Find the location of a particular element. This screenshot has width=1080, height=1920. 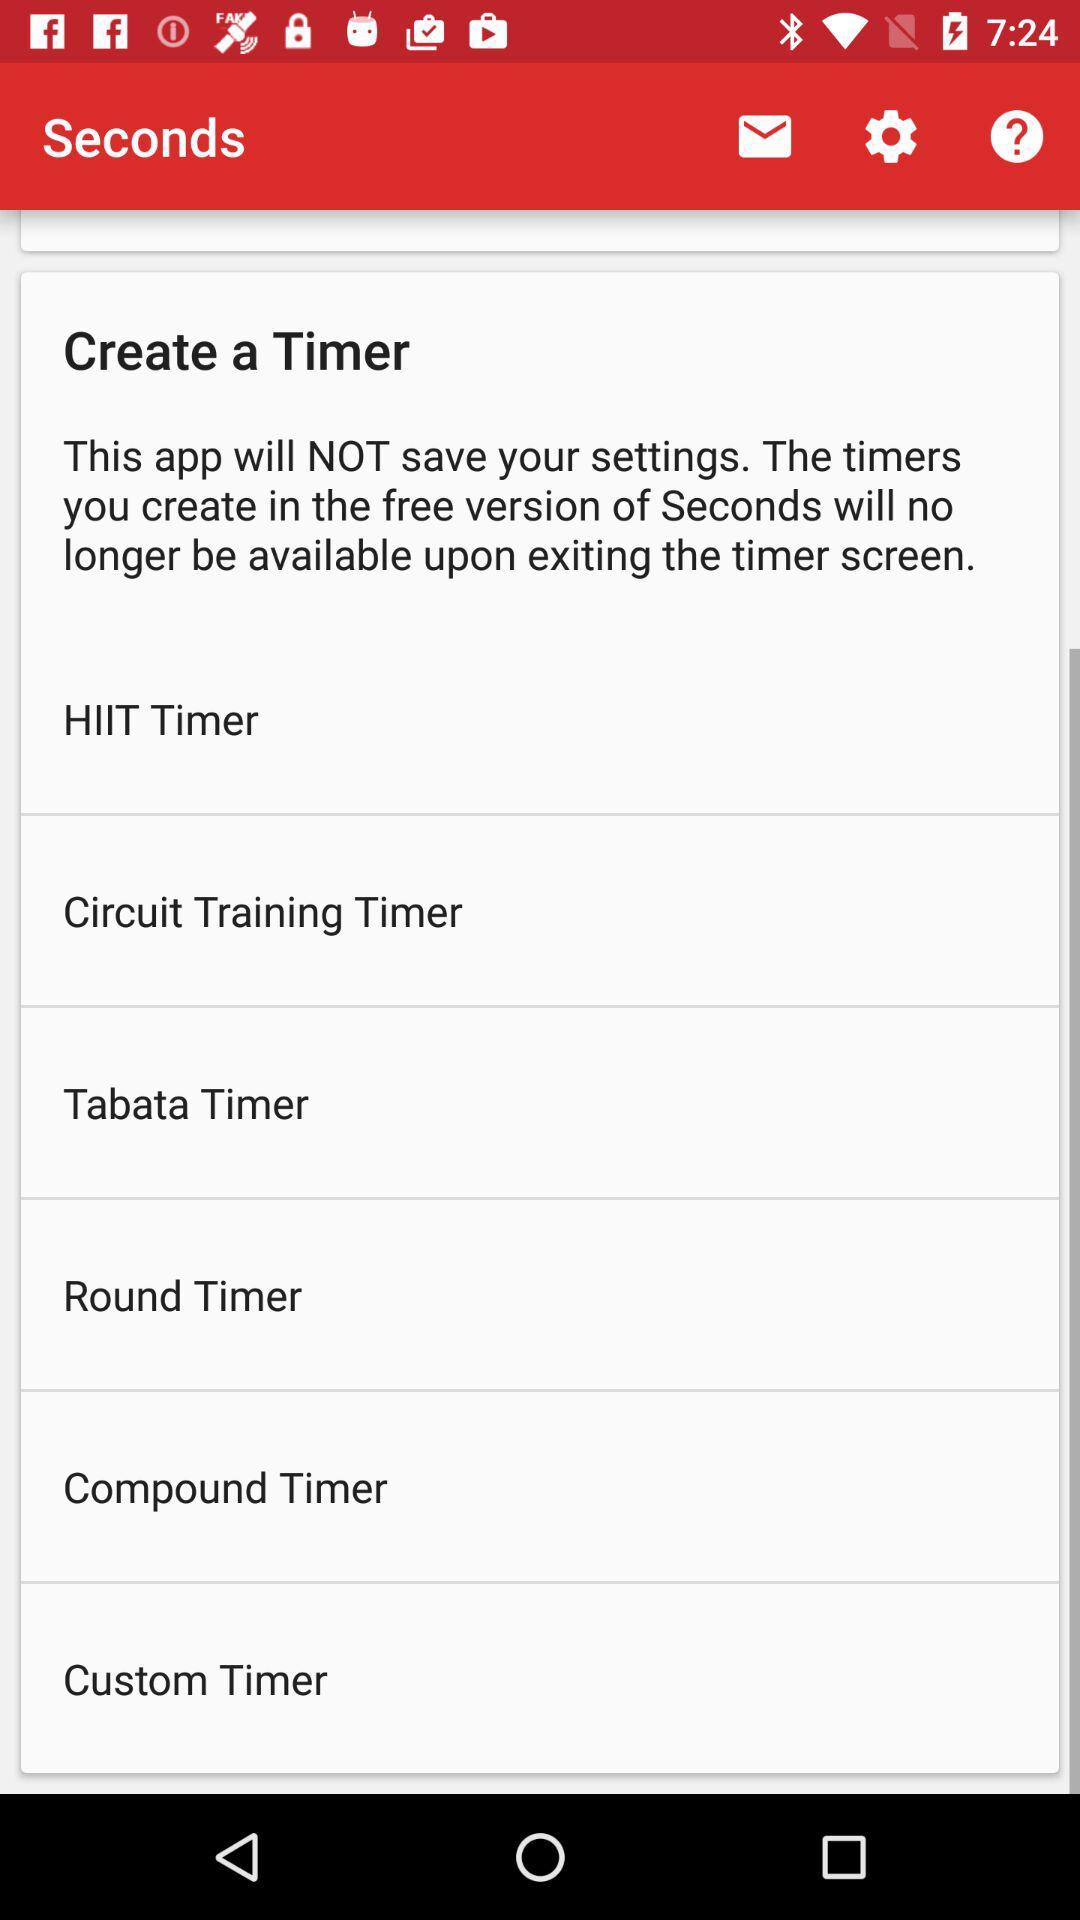

the custom timer item is located at coordinates (540, 1678).